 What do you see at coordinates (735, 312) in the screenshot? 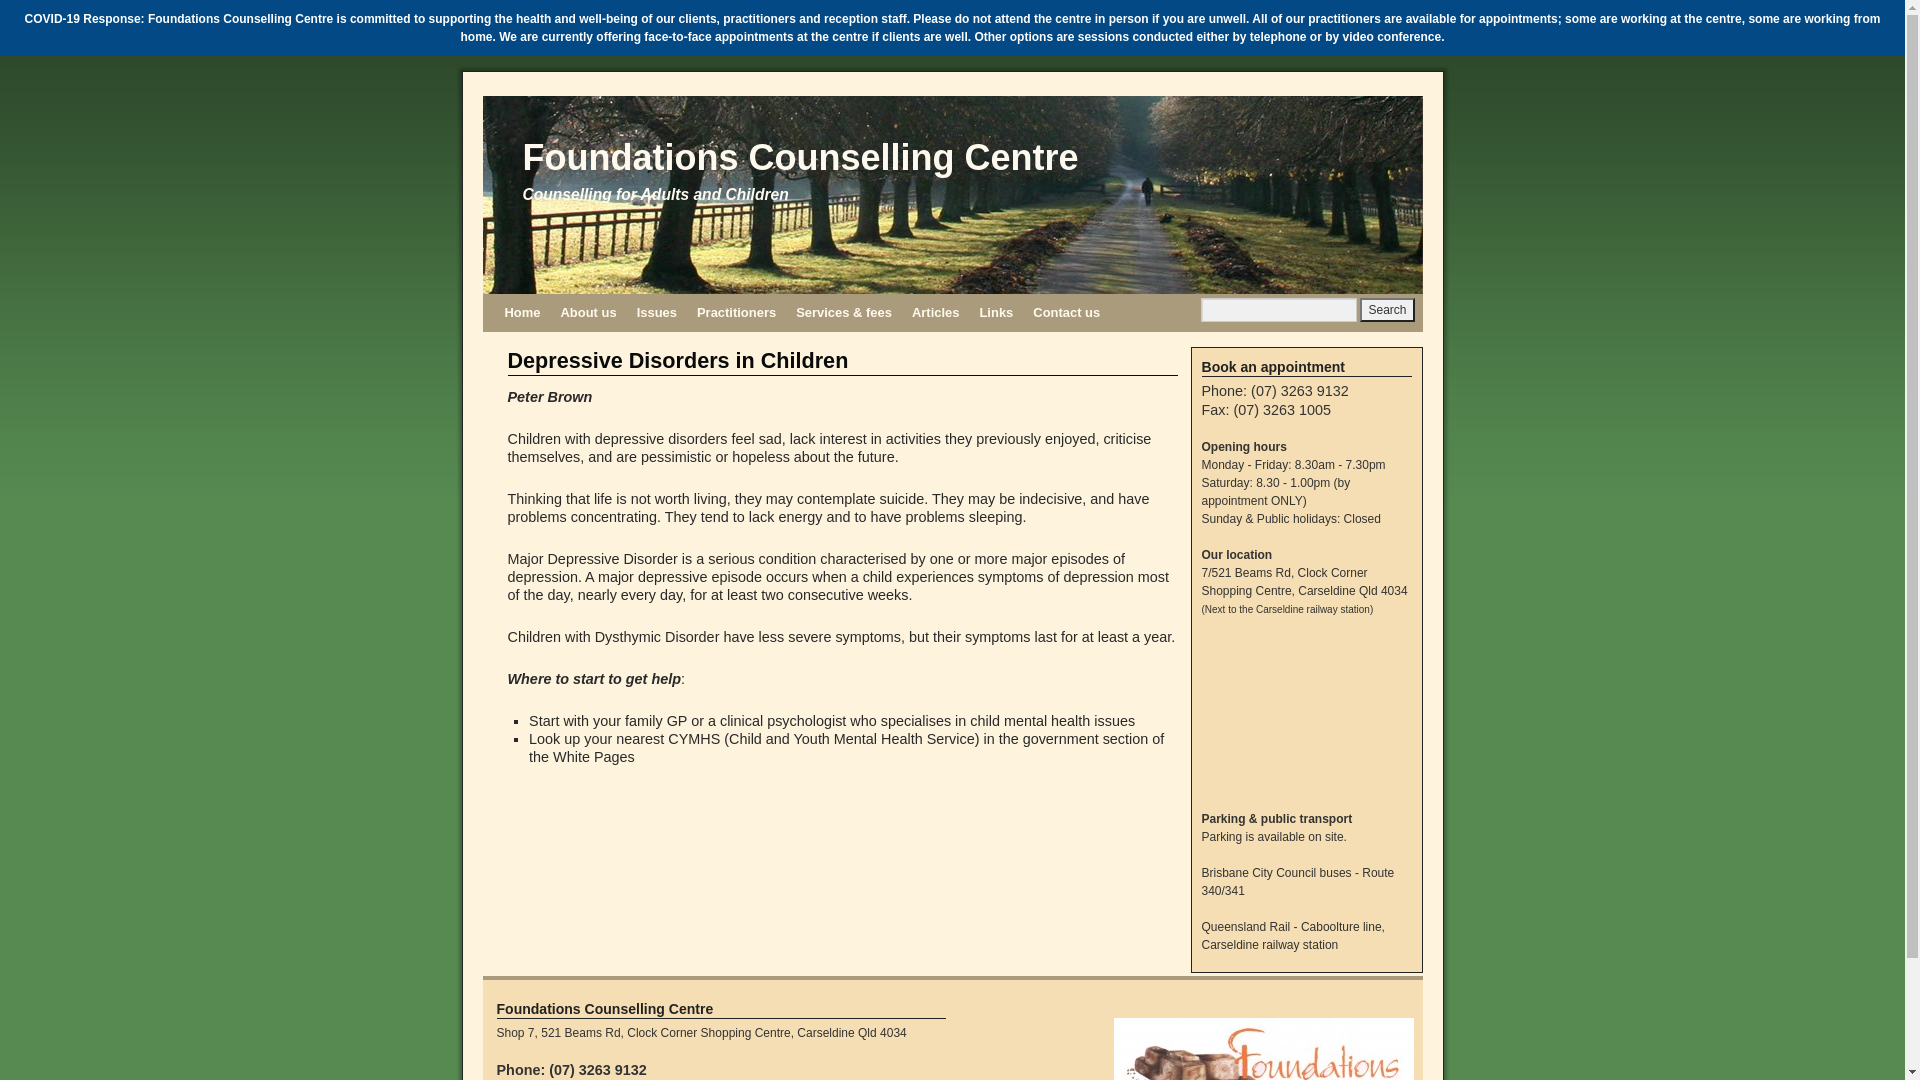
I see `'Practitioners'` at bounding box center [735, 312].